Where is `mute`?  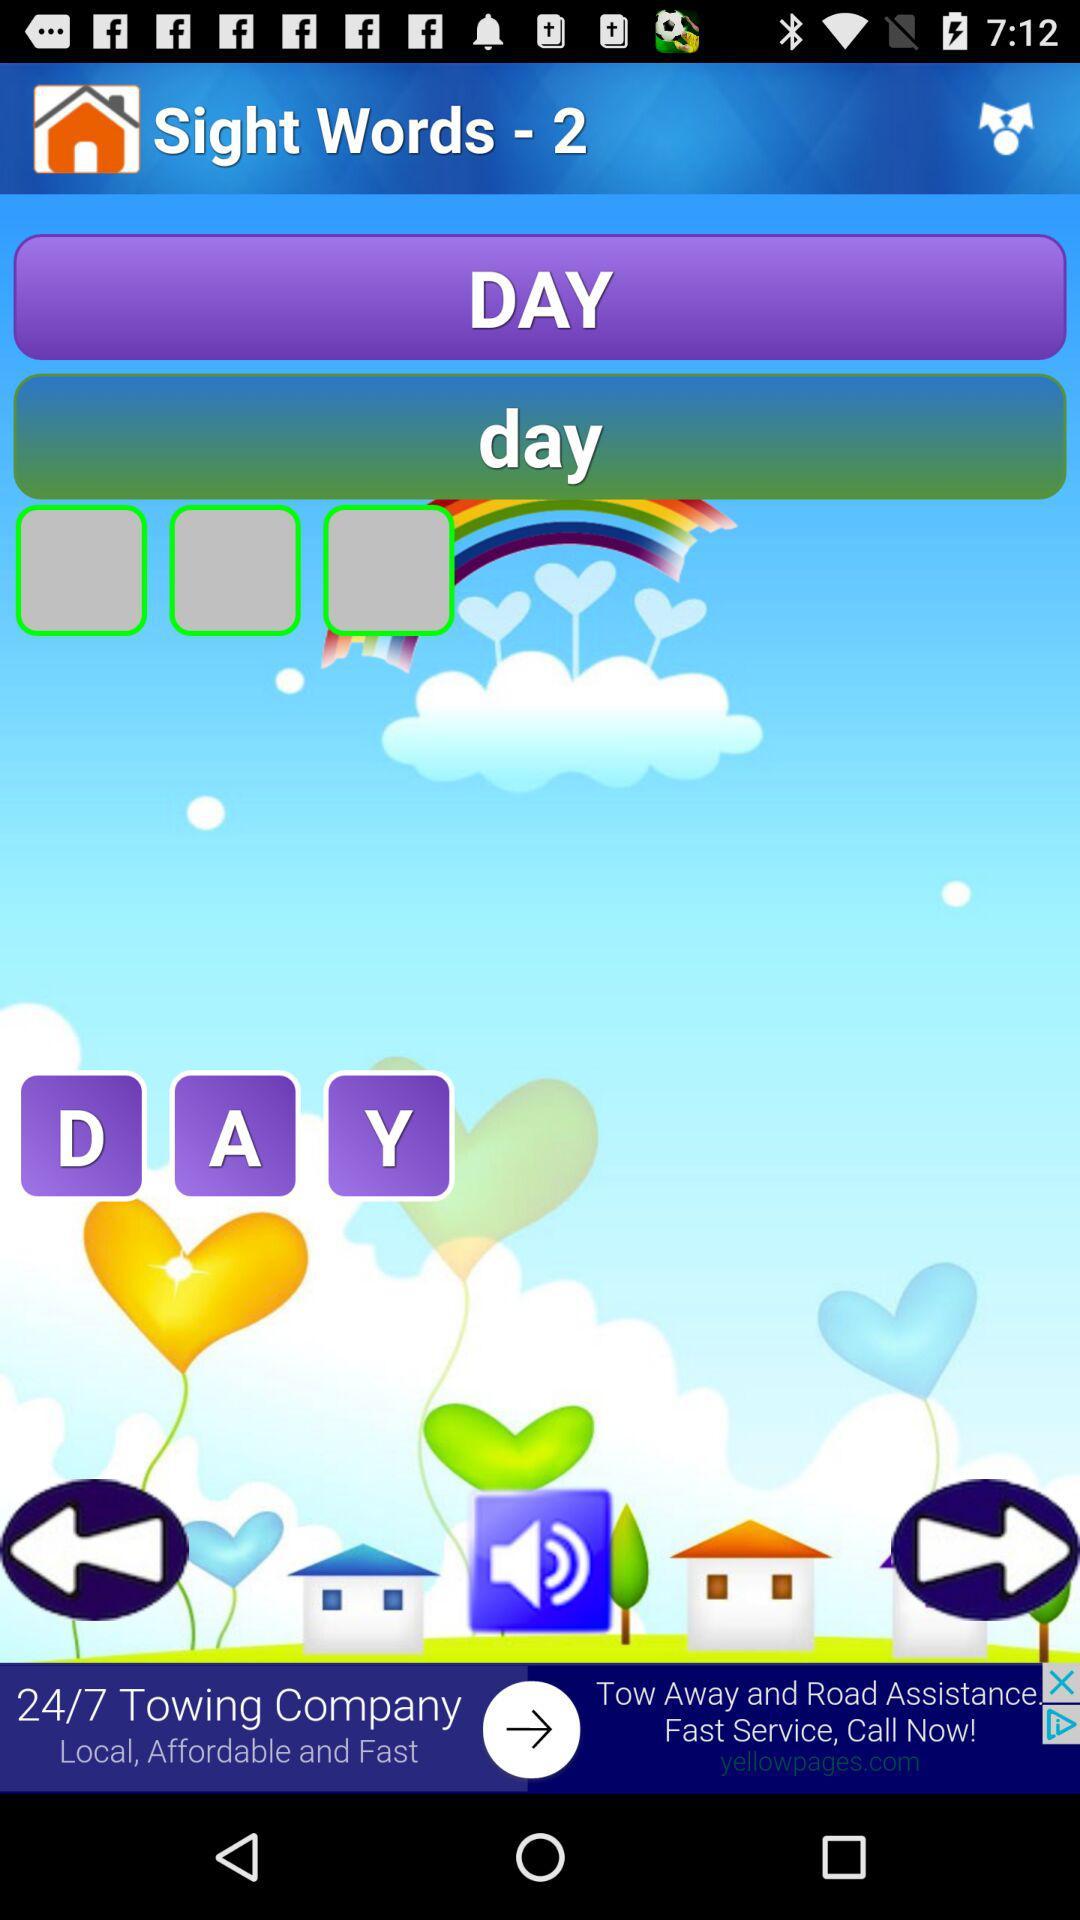 mute is located at coordinates (540, 1556).